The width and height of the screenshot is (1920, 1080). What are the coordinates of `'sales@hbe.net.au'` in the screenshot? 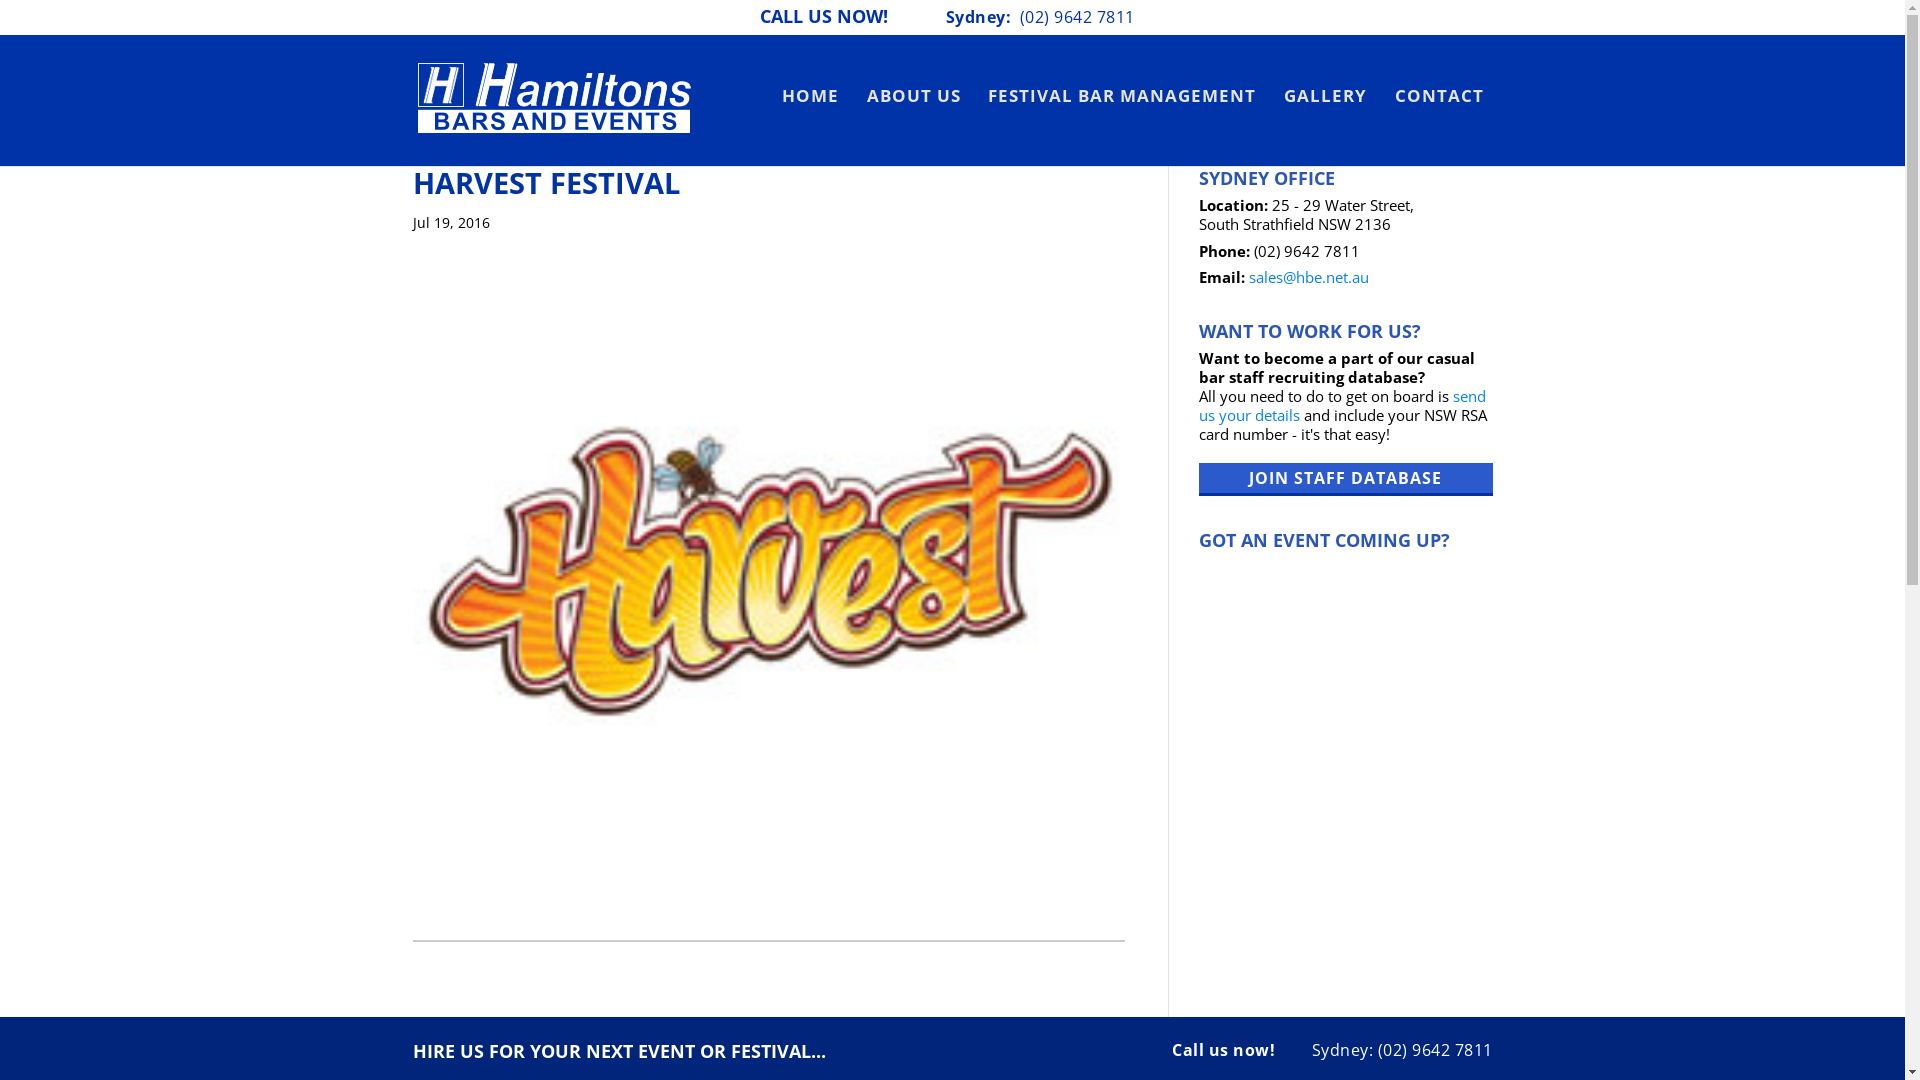 It's located at (1308, 277).